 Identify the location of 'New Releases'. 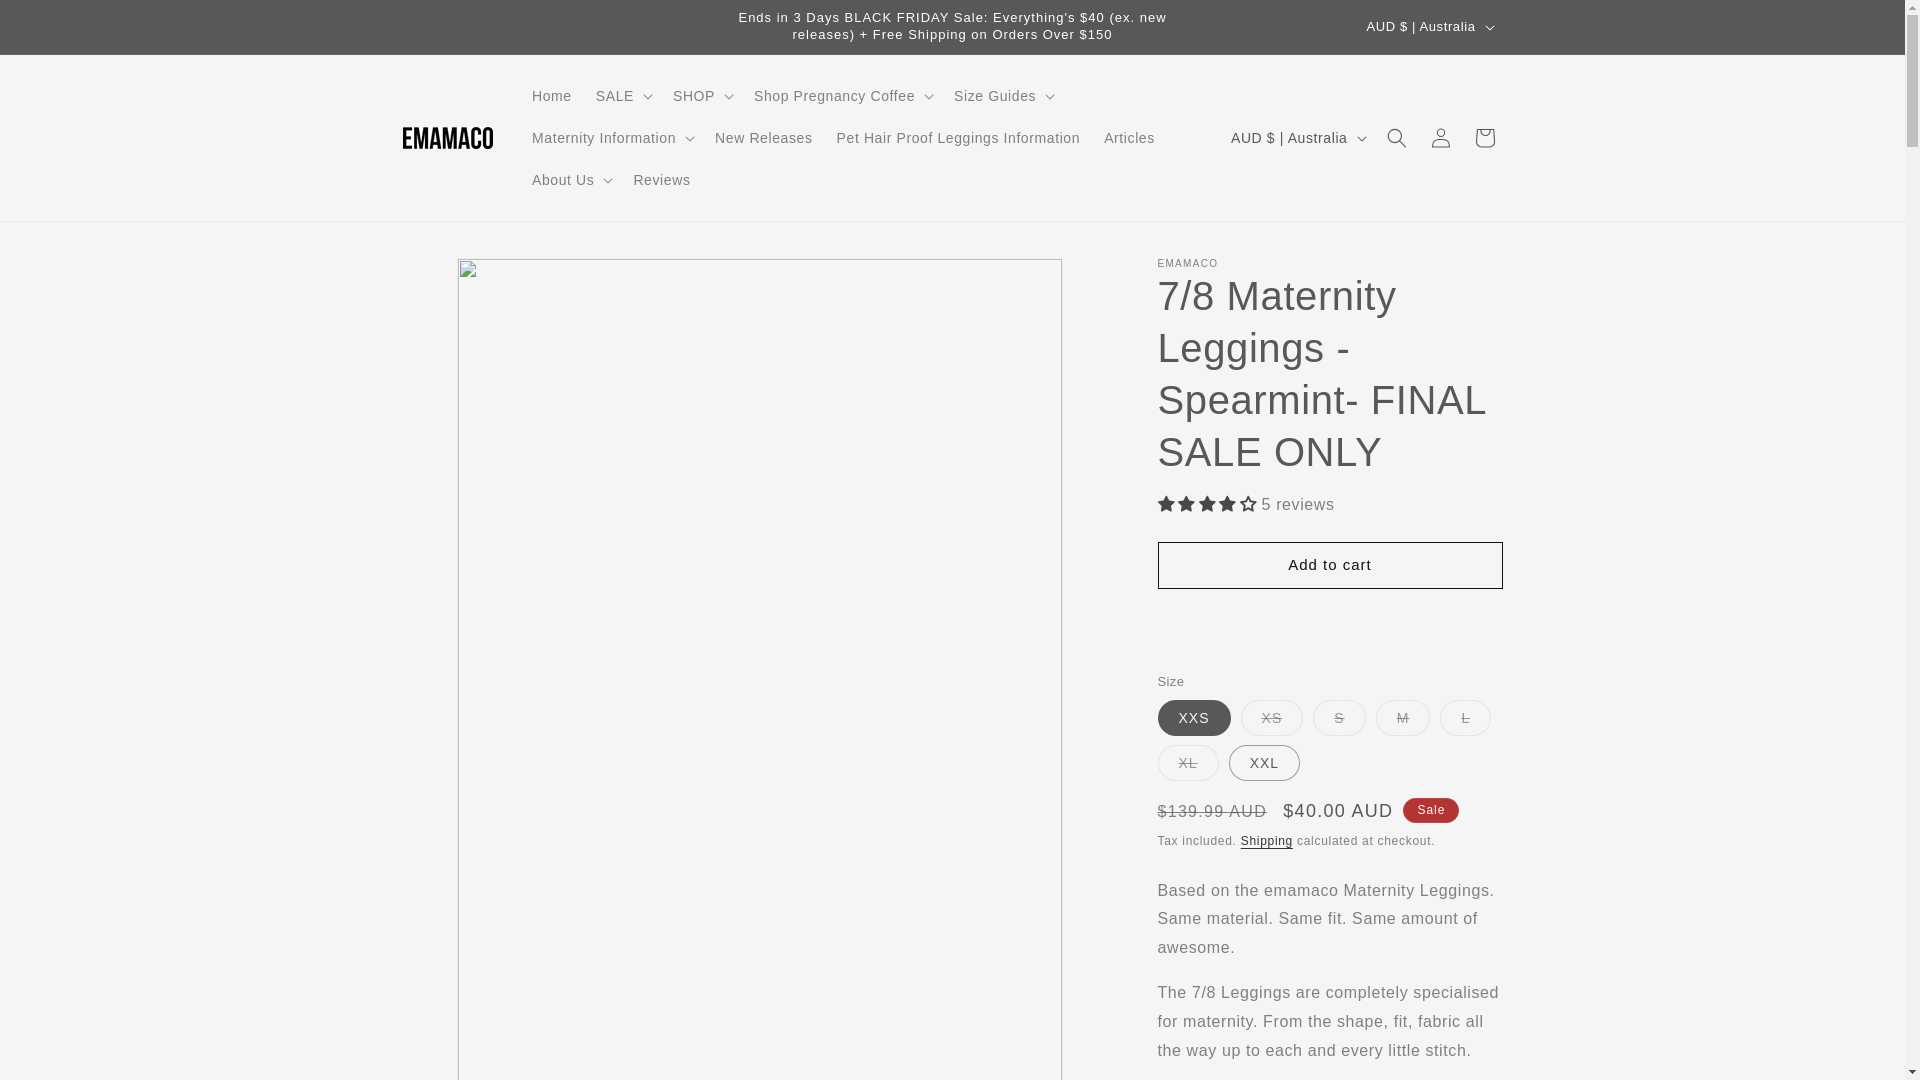
(762, 137).